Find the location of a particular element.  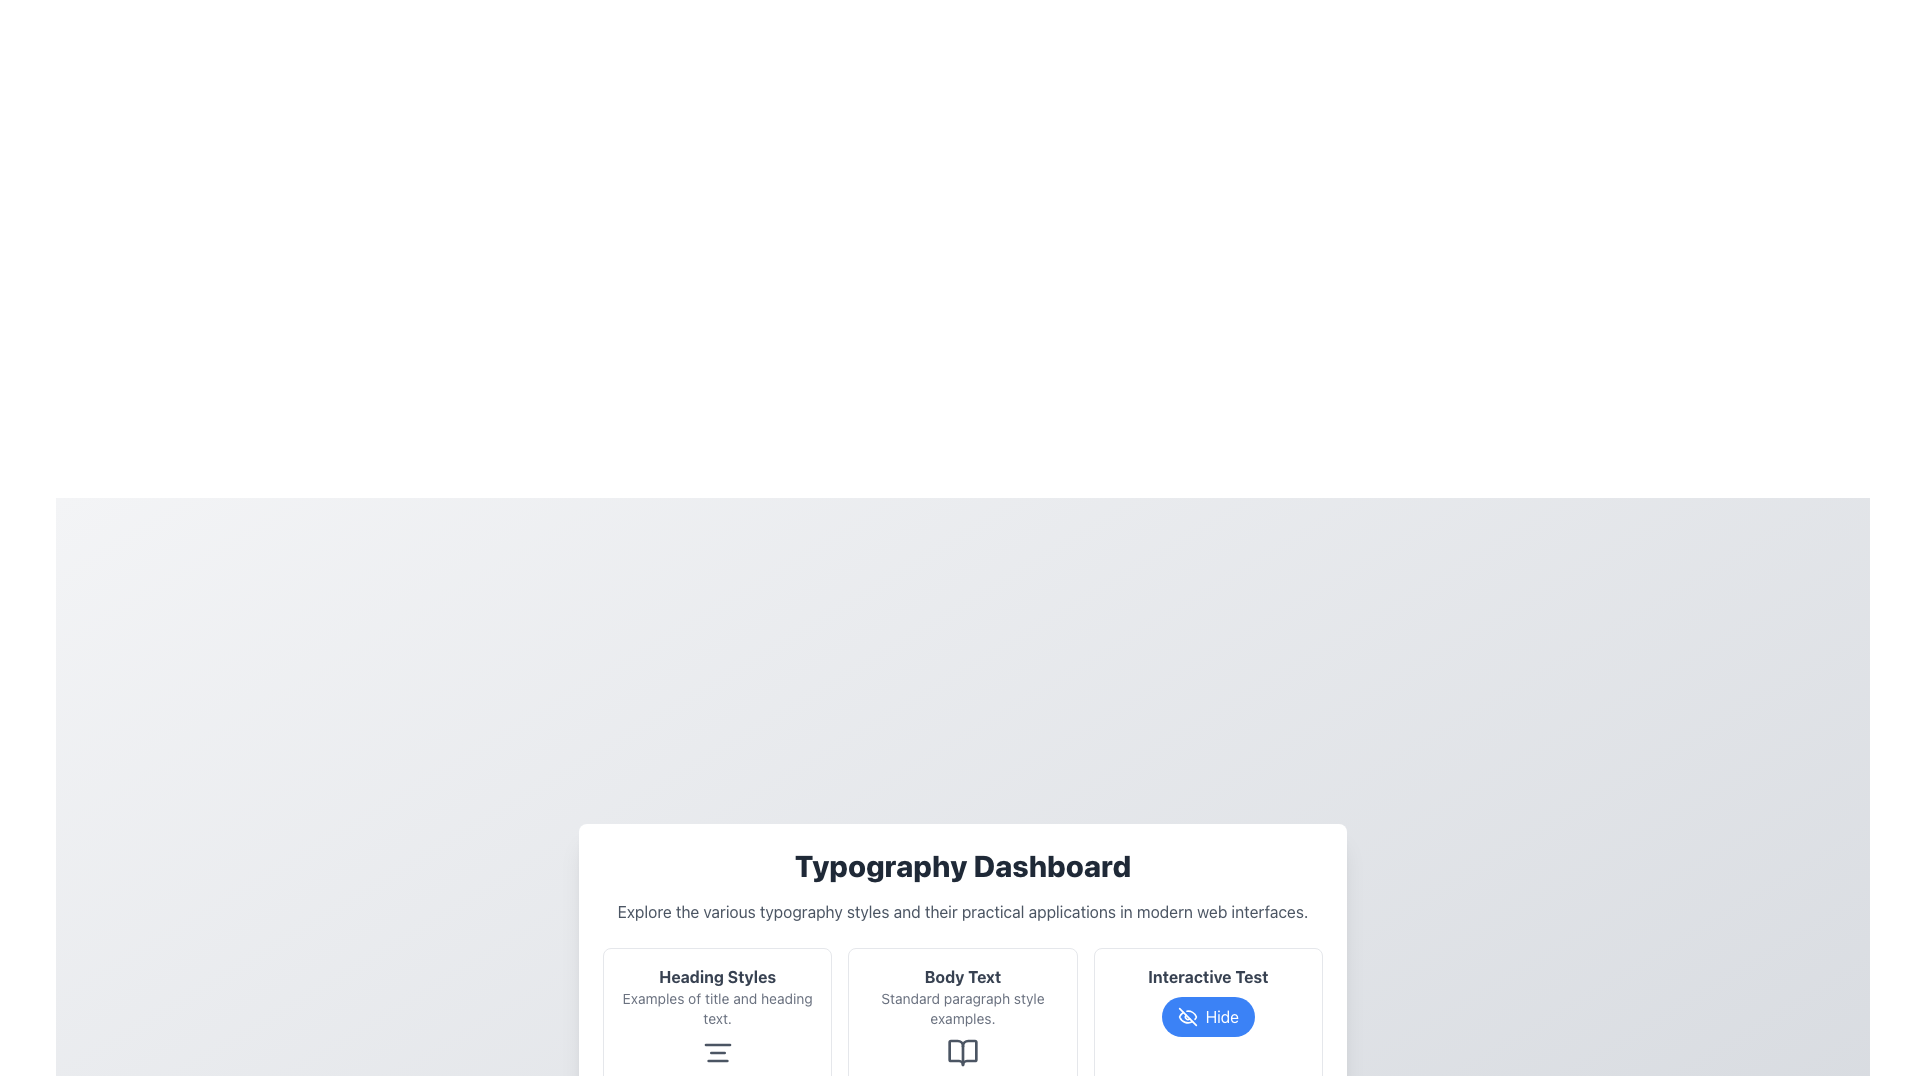

the text label displaying 'Standard paragraph style examples.' which is styled in a small, gray font and positioned below the bold 'Body Text' label within the rounded rectangular card is located at coordinates (963, 1009).